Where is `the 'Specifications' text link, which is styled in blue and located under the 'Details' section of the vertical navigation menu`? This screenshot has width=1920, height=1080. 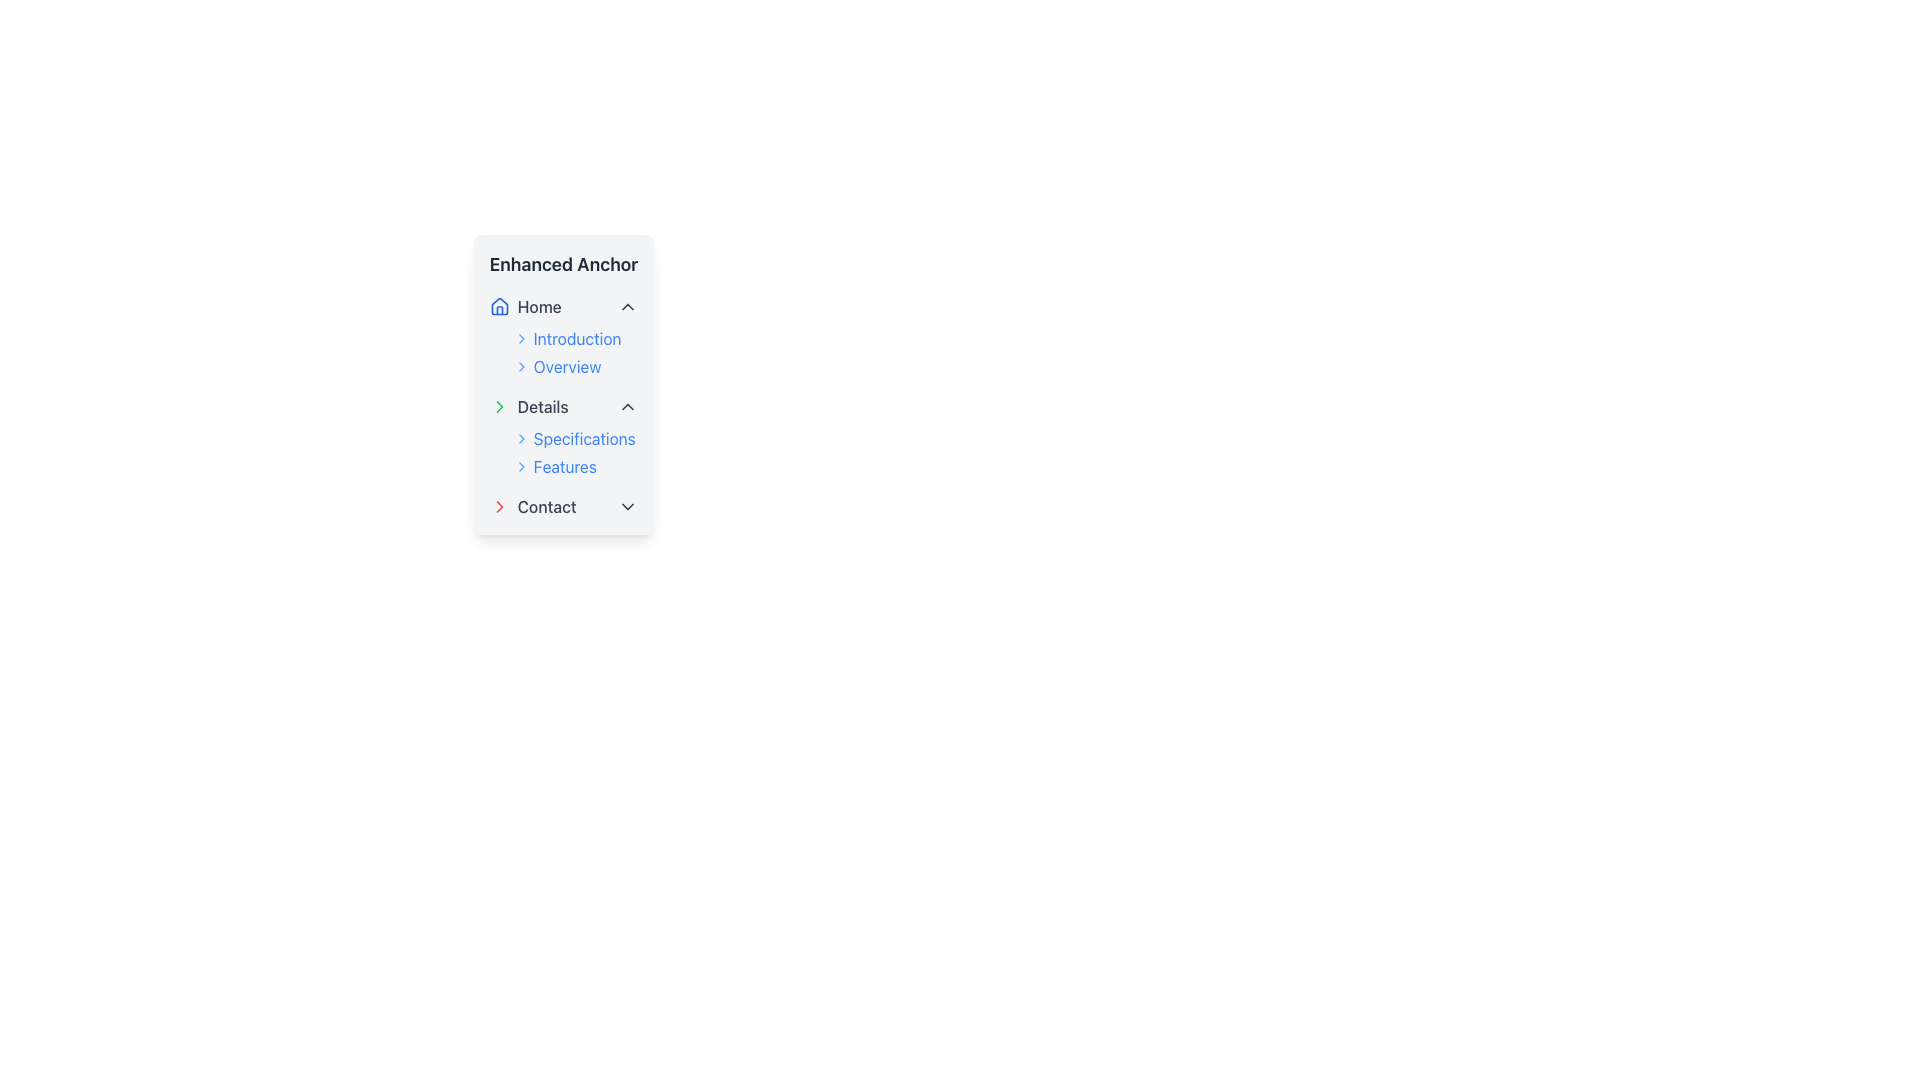 the 'Specifications' text link, which is styled in blue and located under the 'Details' section of the vertical navigation menu is located at coordinates (583, 438).